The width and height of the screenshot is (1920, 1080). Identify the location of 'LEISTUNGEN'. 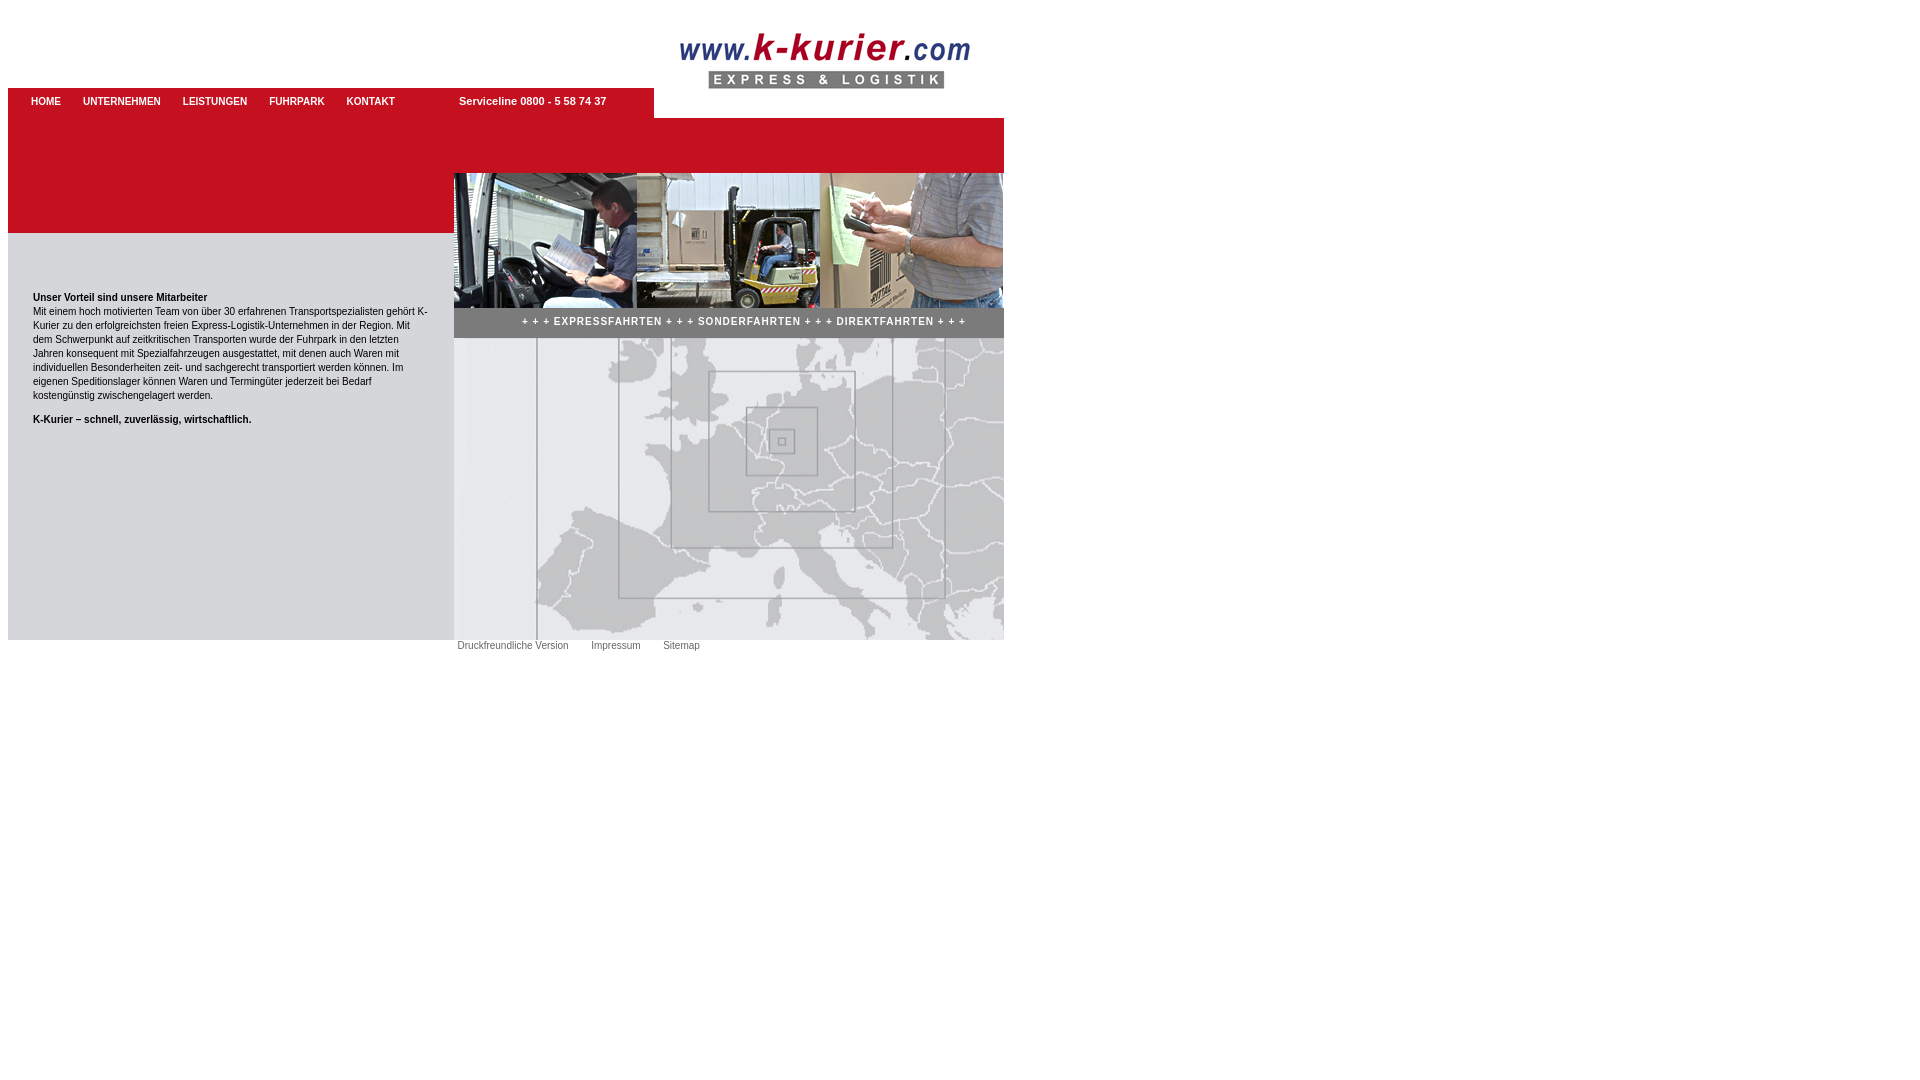
(215, 101).